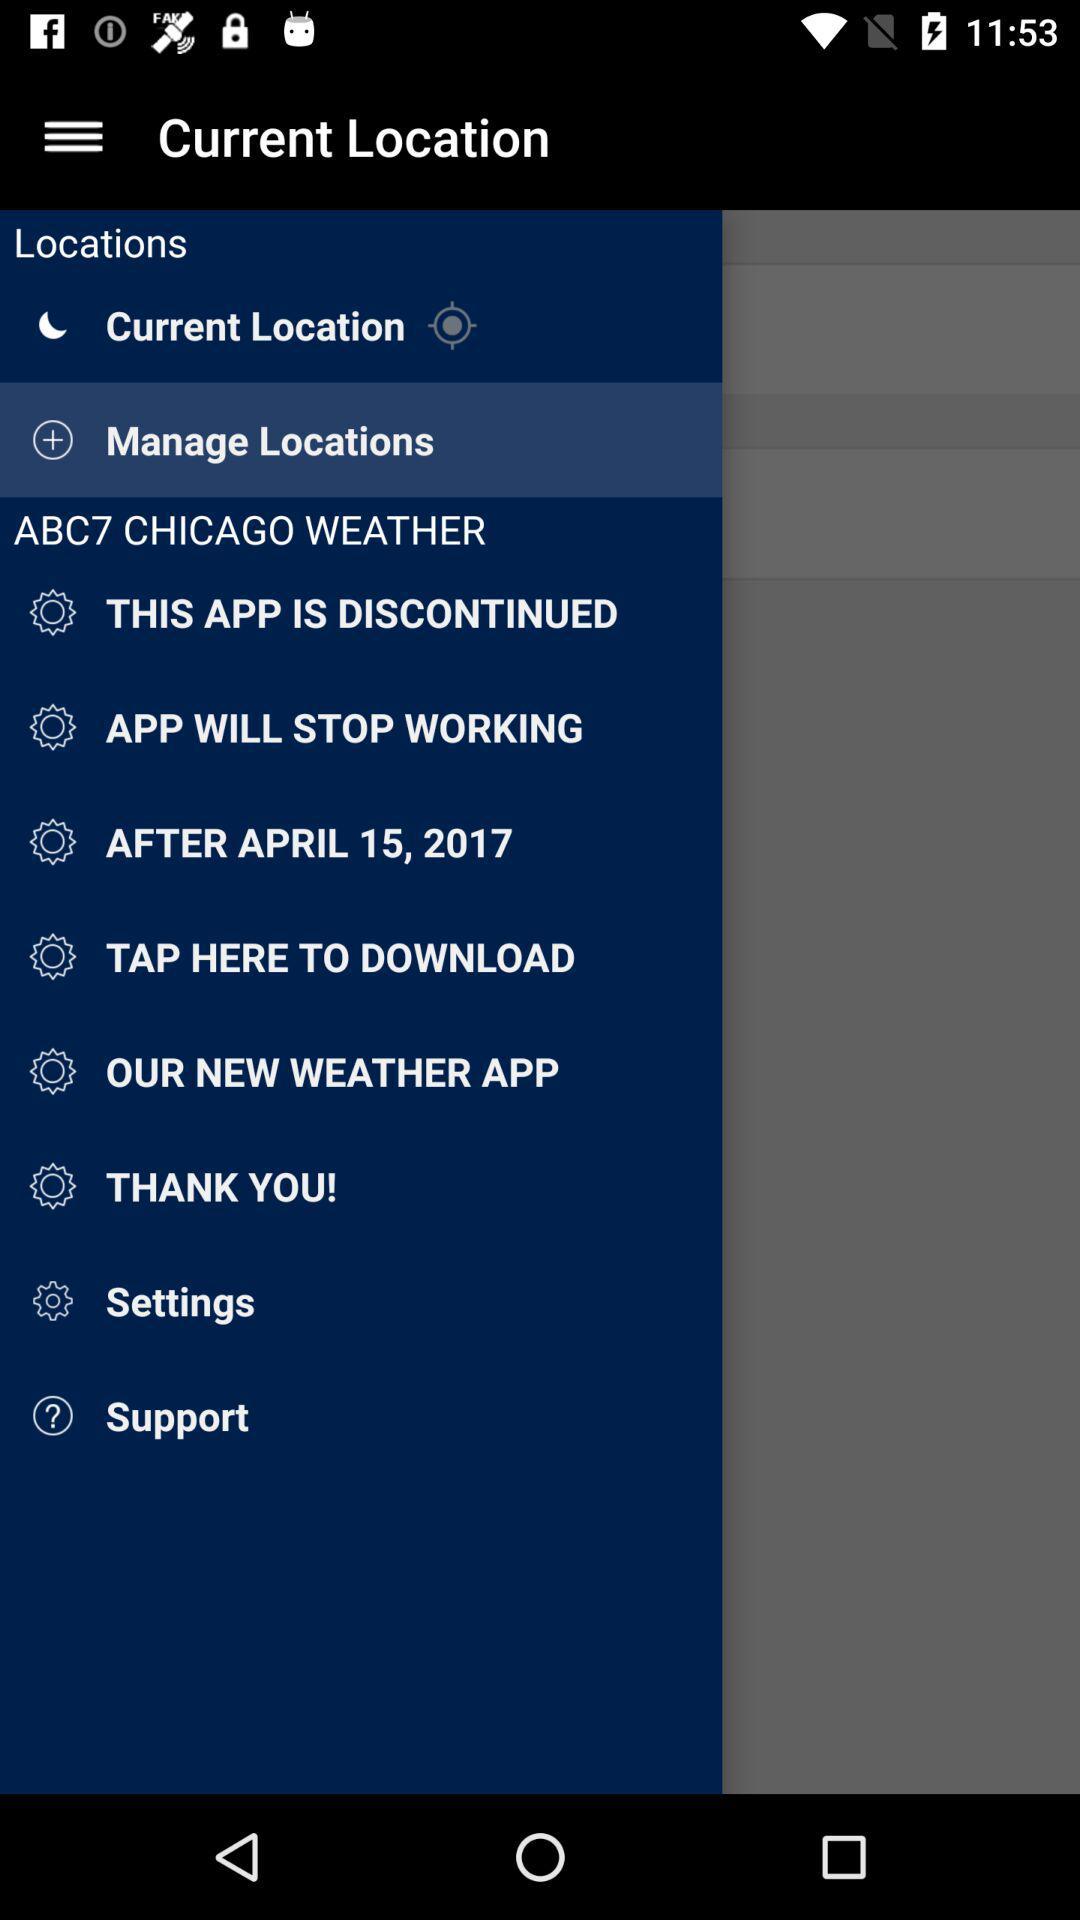  Describe the element at coordinates (72, 135) in the screenshot. I see `the menu icon` at that location.